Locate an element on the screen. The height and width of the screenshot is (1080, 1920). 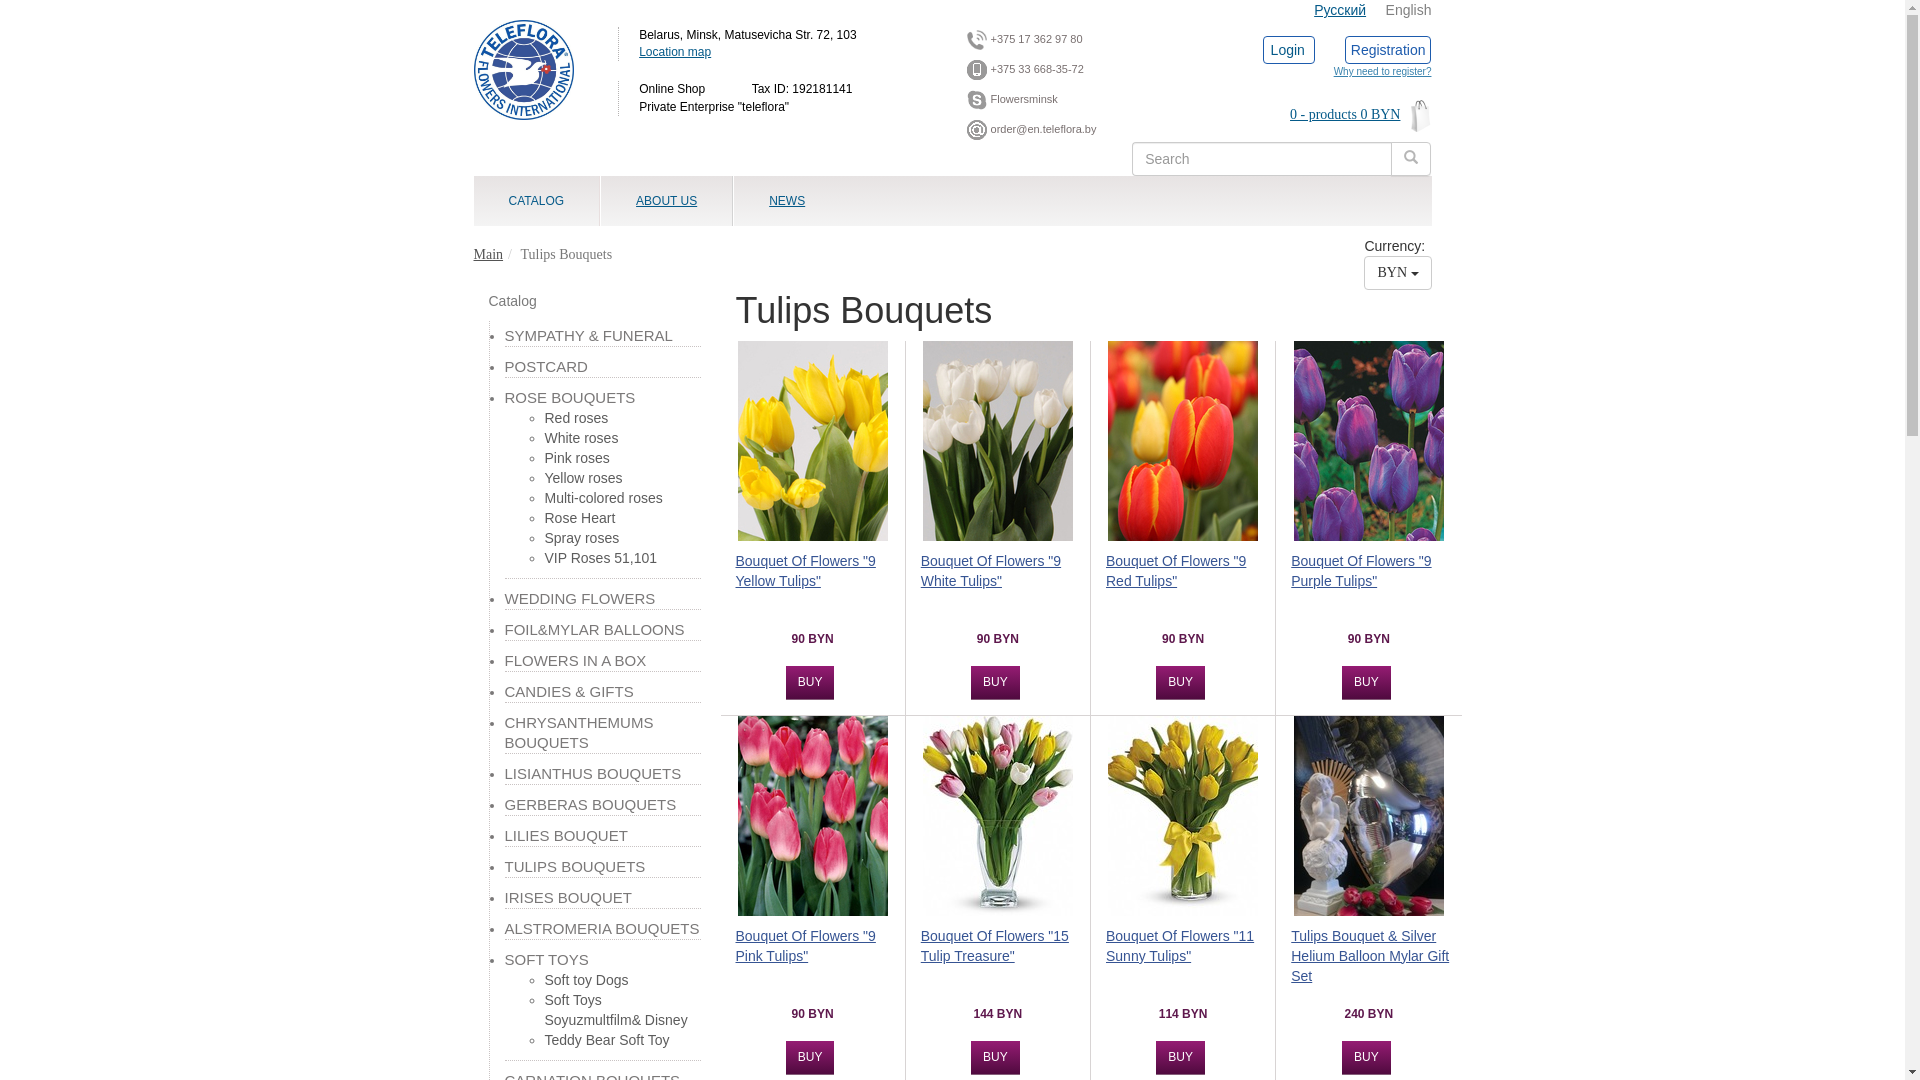
'FOIL&MYLAR BALLOONS' is located at coordinates (593, 628).